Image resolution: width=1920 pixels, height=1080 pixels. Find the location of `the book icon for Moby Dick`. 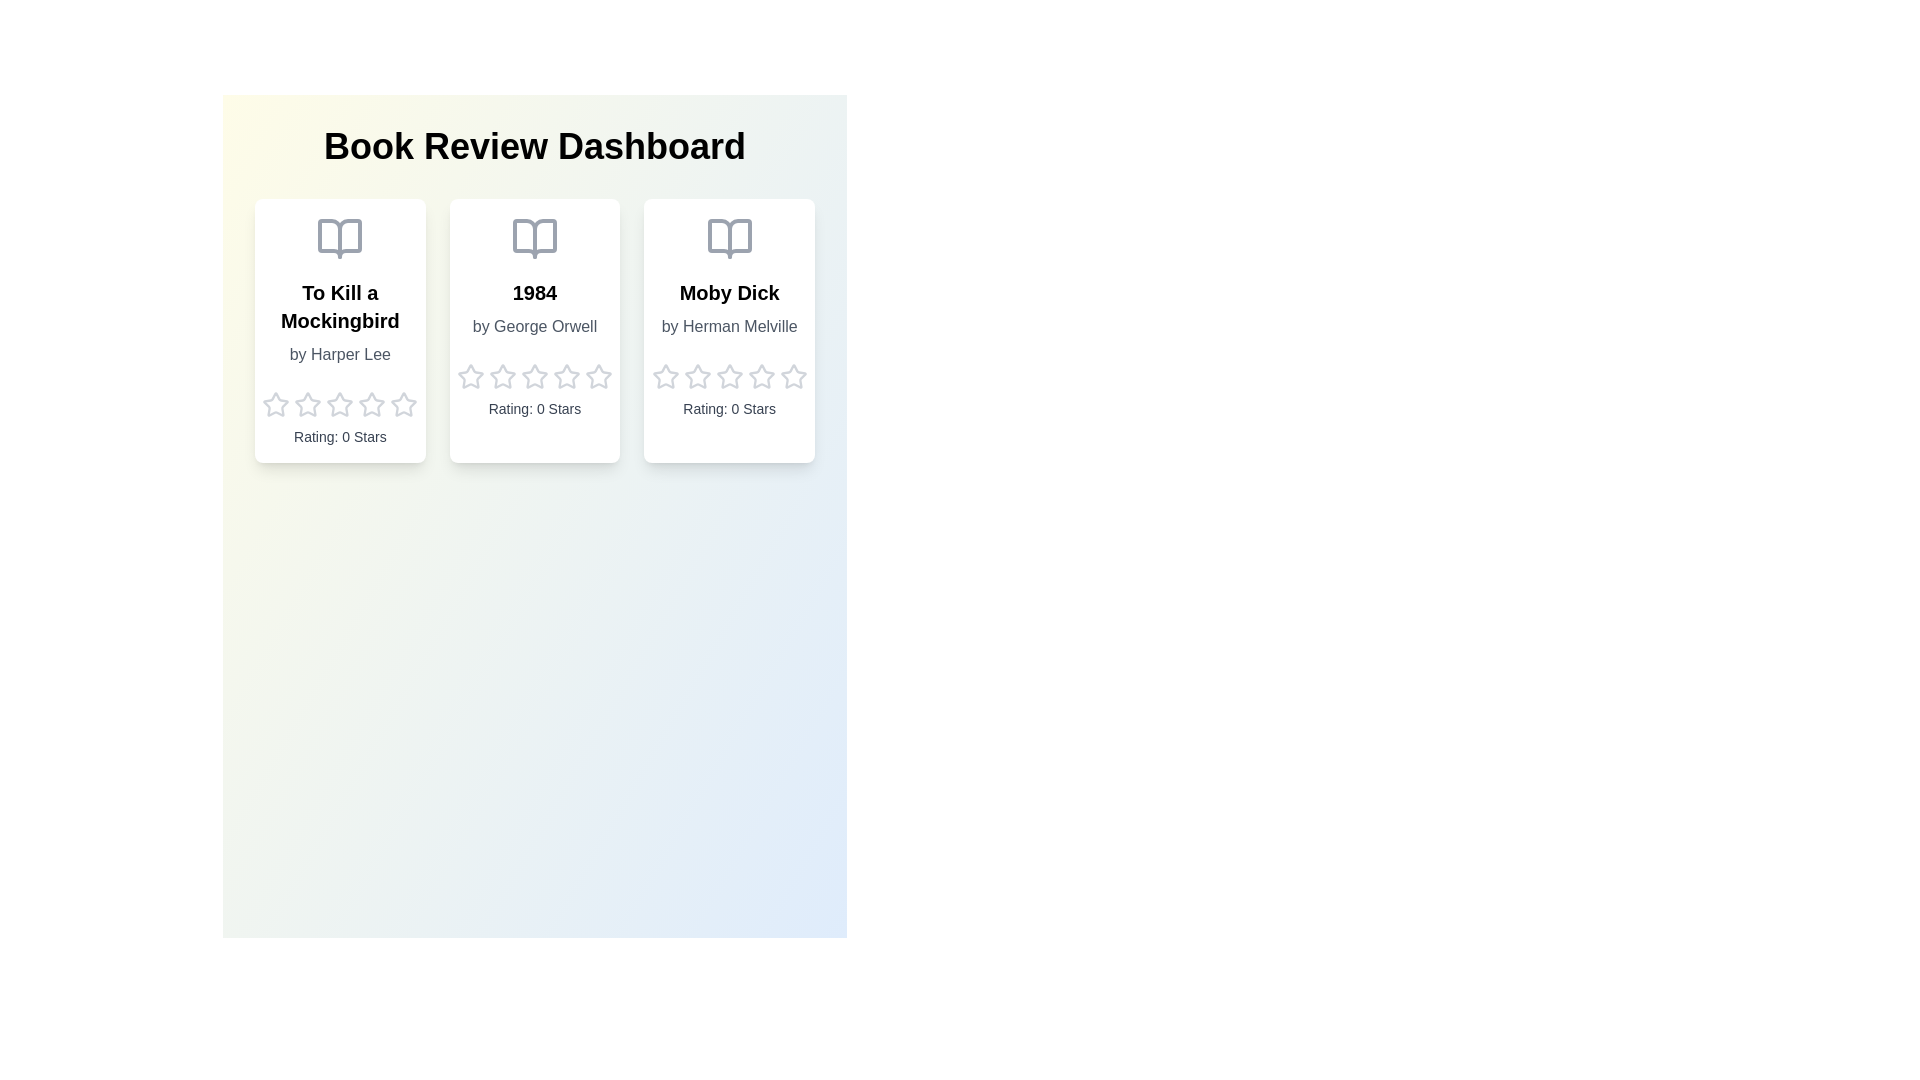

the book icon for Moby Dick is located at coordinates (728, 238).